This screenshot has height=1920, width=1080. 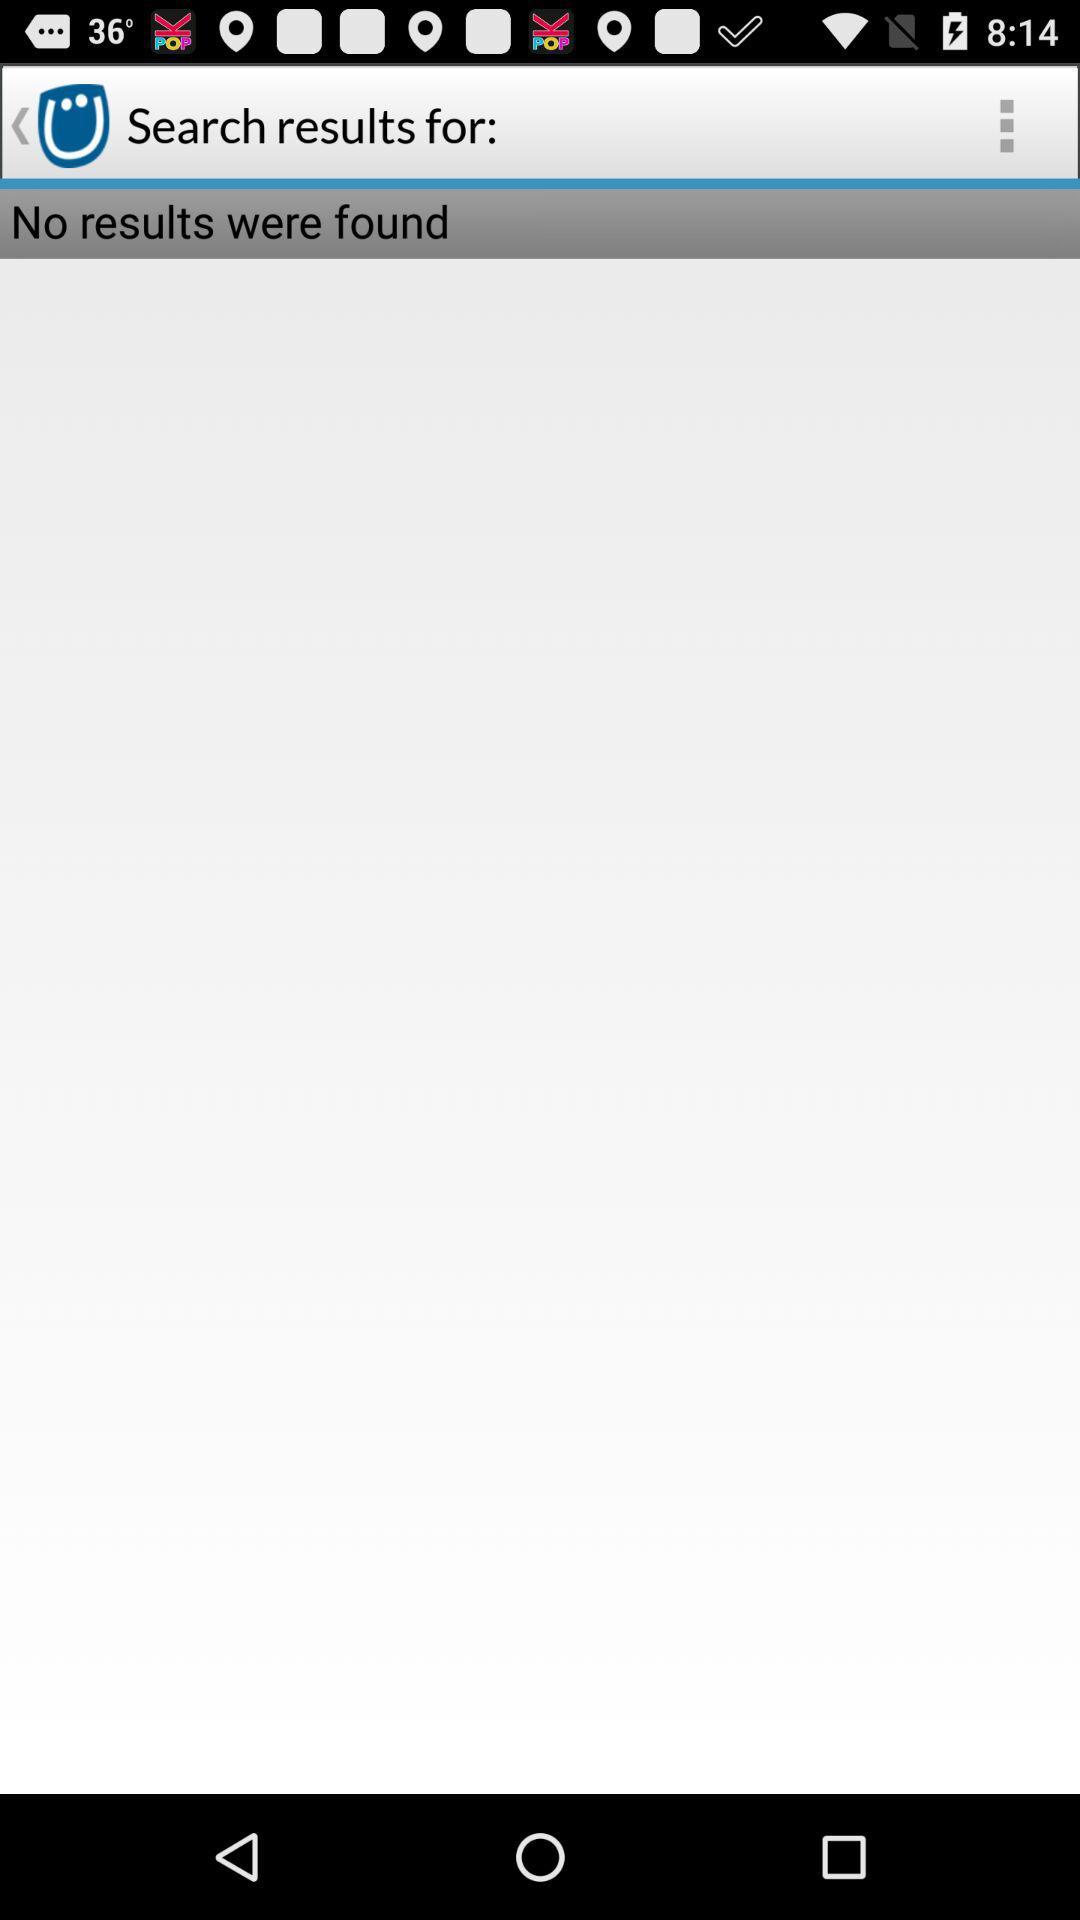 I want to click on the item at the top right corner, so click(x=1006, y=124).